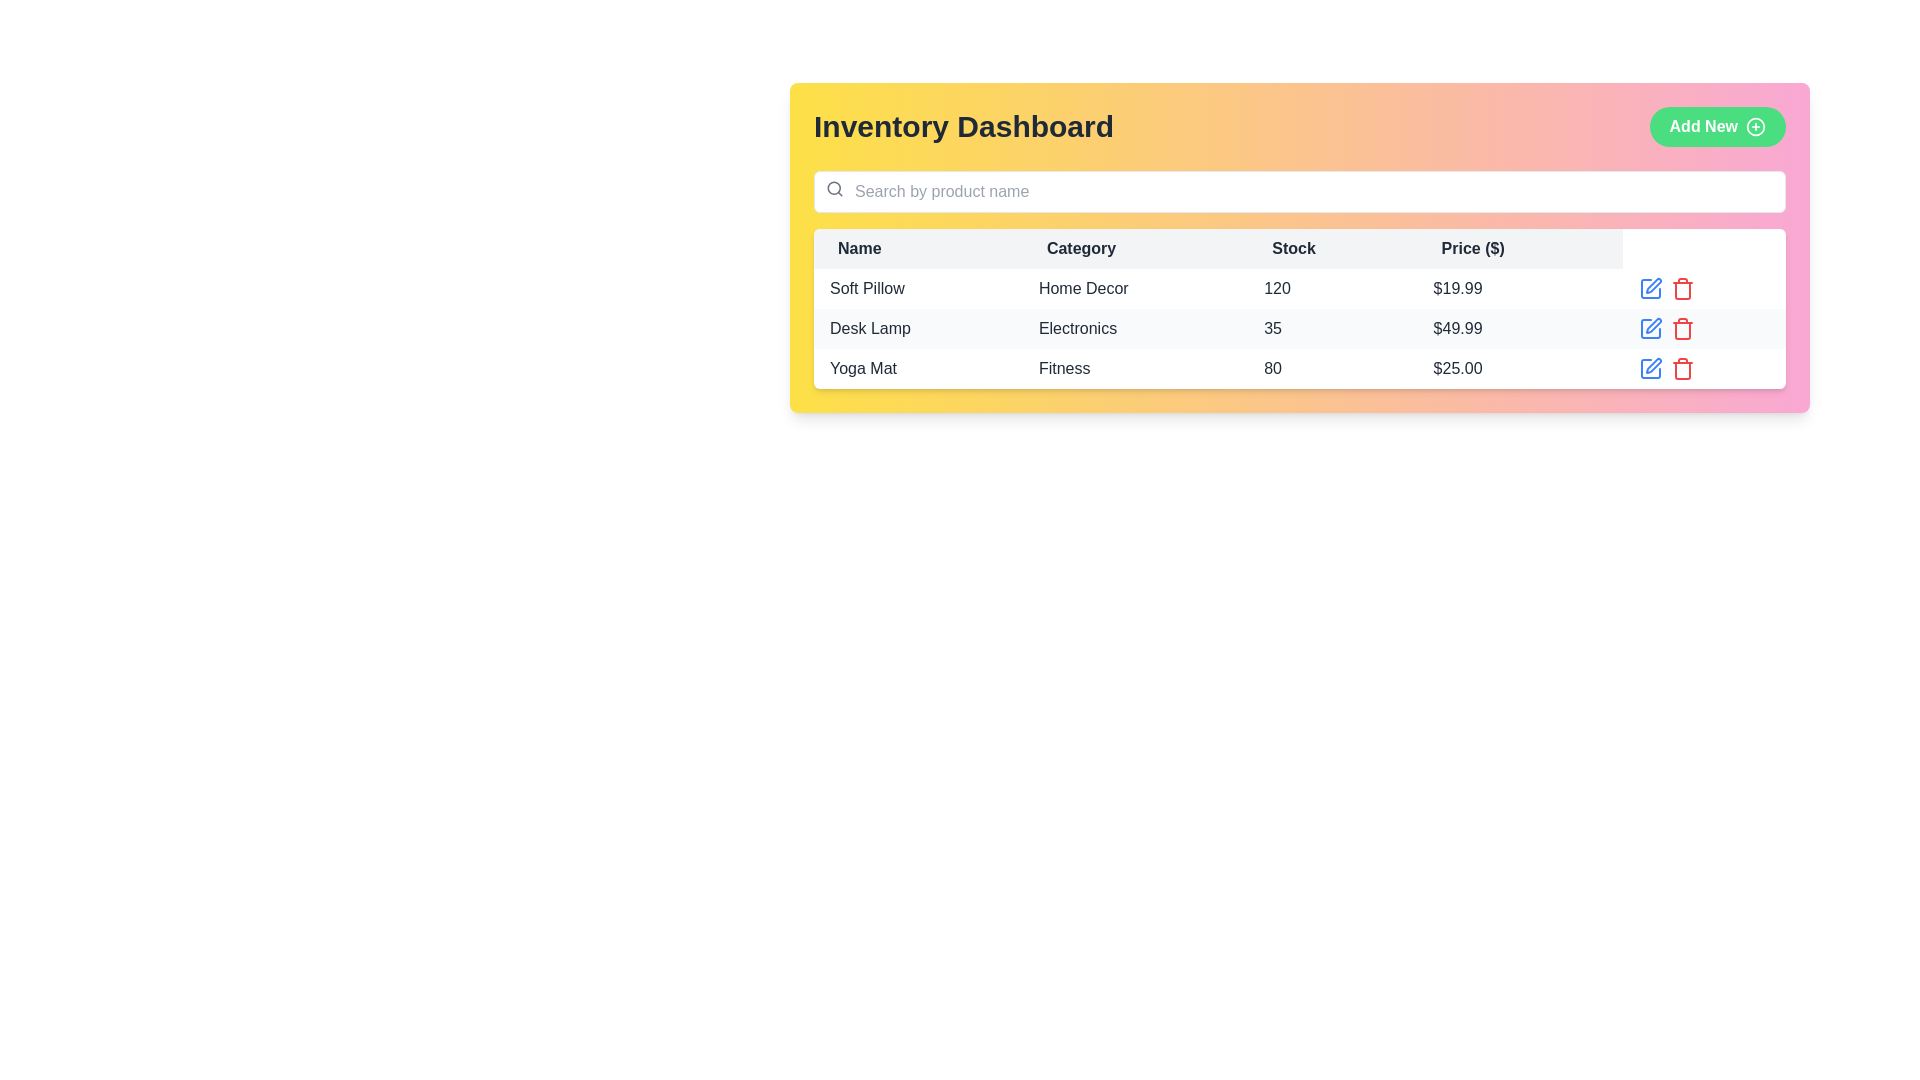  What do you see at coordinates (834, 188) in the screenshot?
I see `the decorative circle of the search icon located to the left of the input field in the header of the inventory dashboard` at bounding box center [834, 188].